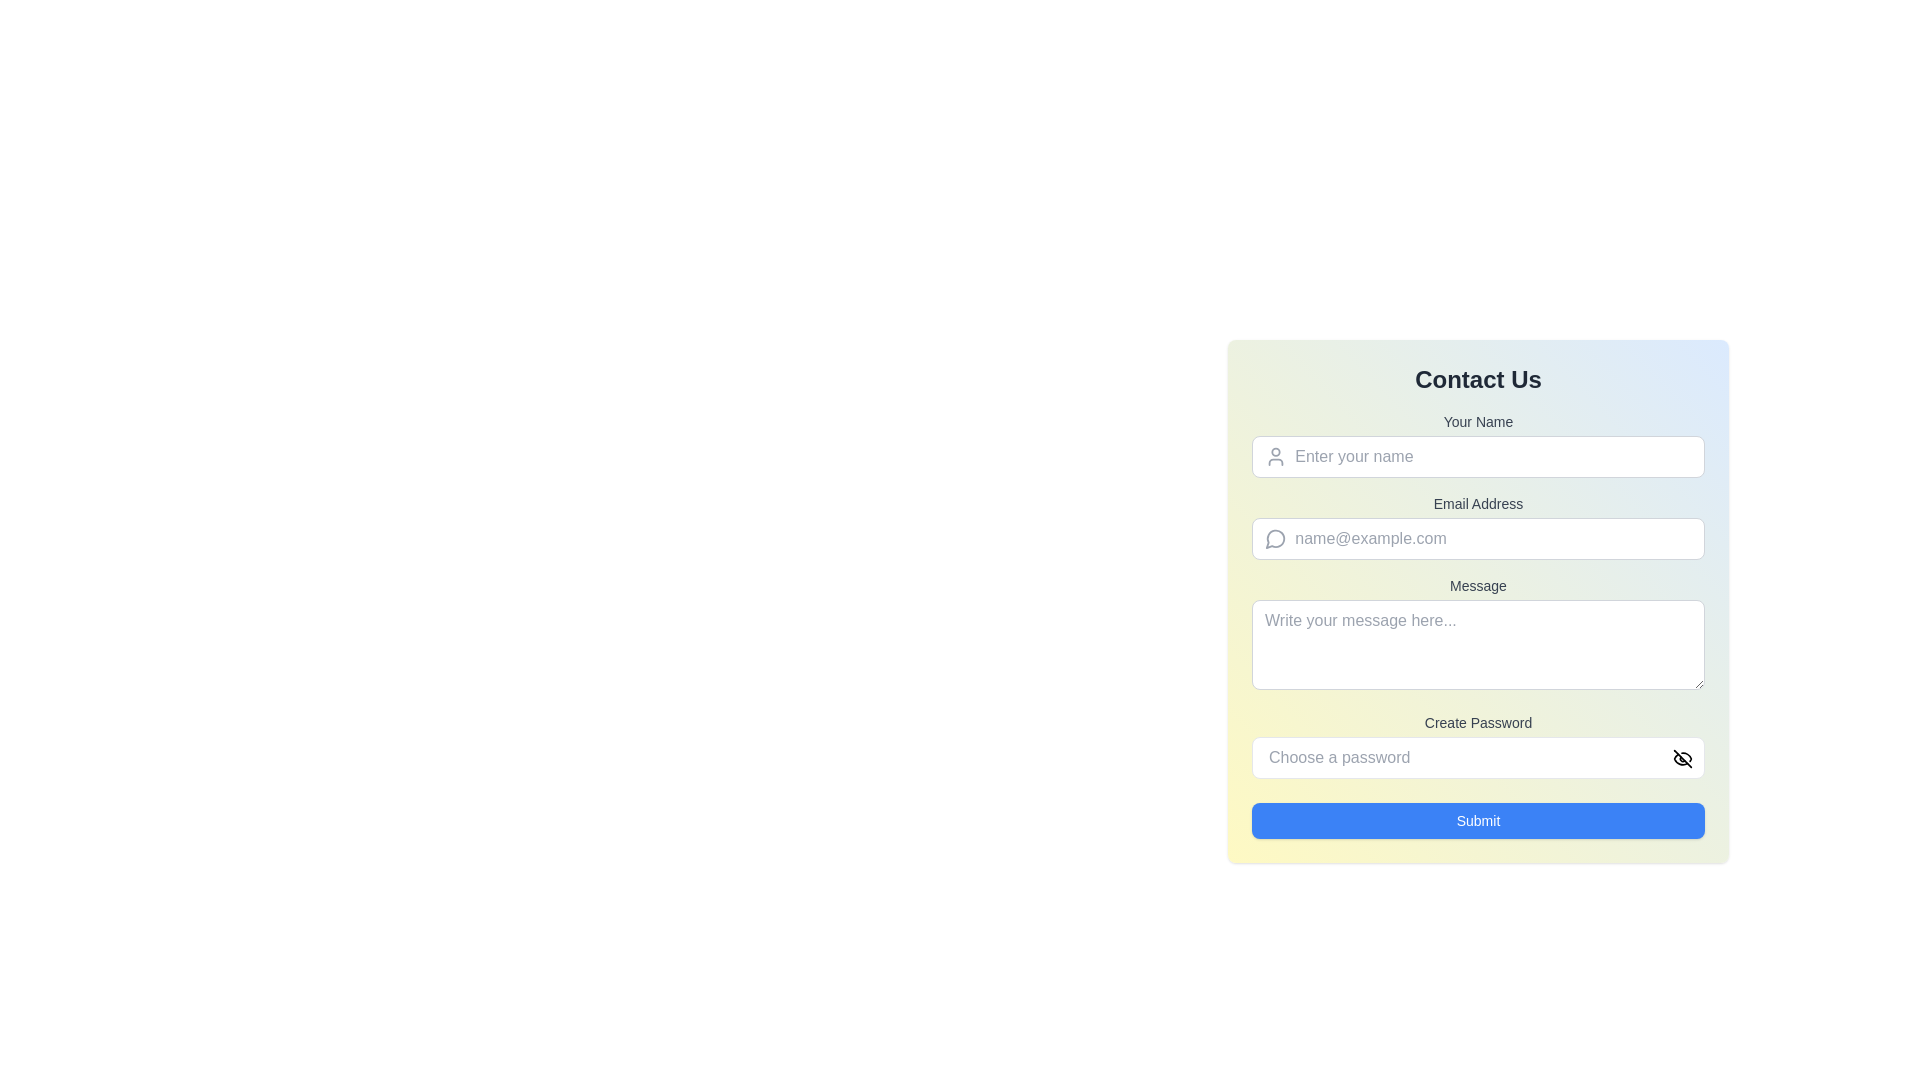 The image size is (1920, 1080). I want to click on the informative title text label at the top of the form, which sets the context for the fields below, so click(1478, 380).